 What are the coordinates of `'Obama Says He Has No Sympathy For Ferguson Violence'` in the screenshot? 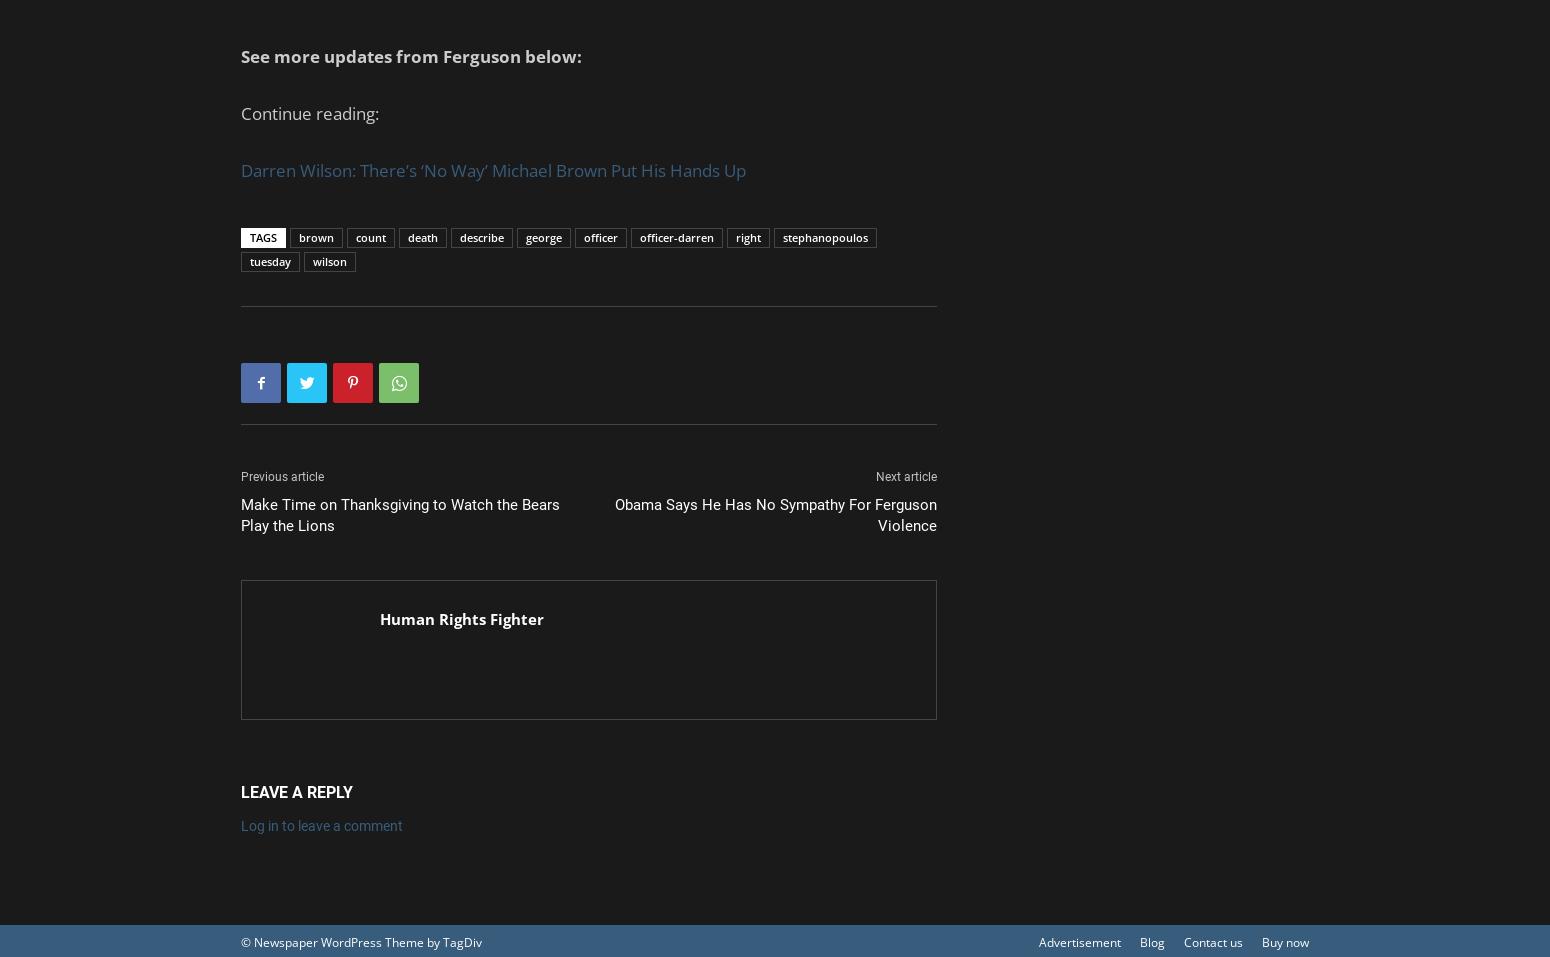 It's located at (775, 515).